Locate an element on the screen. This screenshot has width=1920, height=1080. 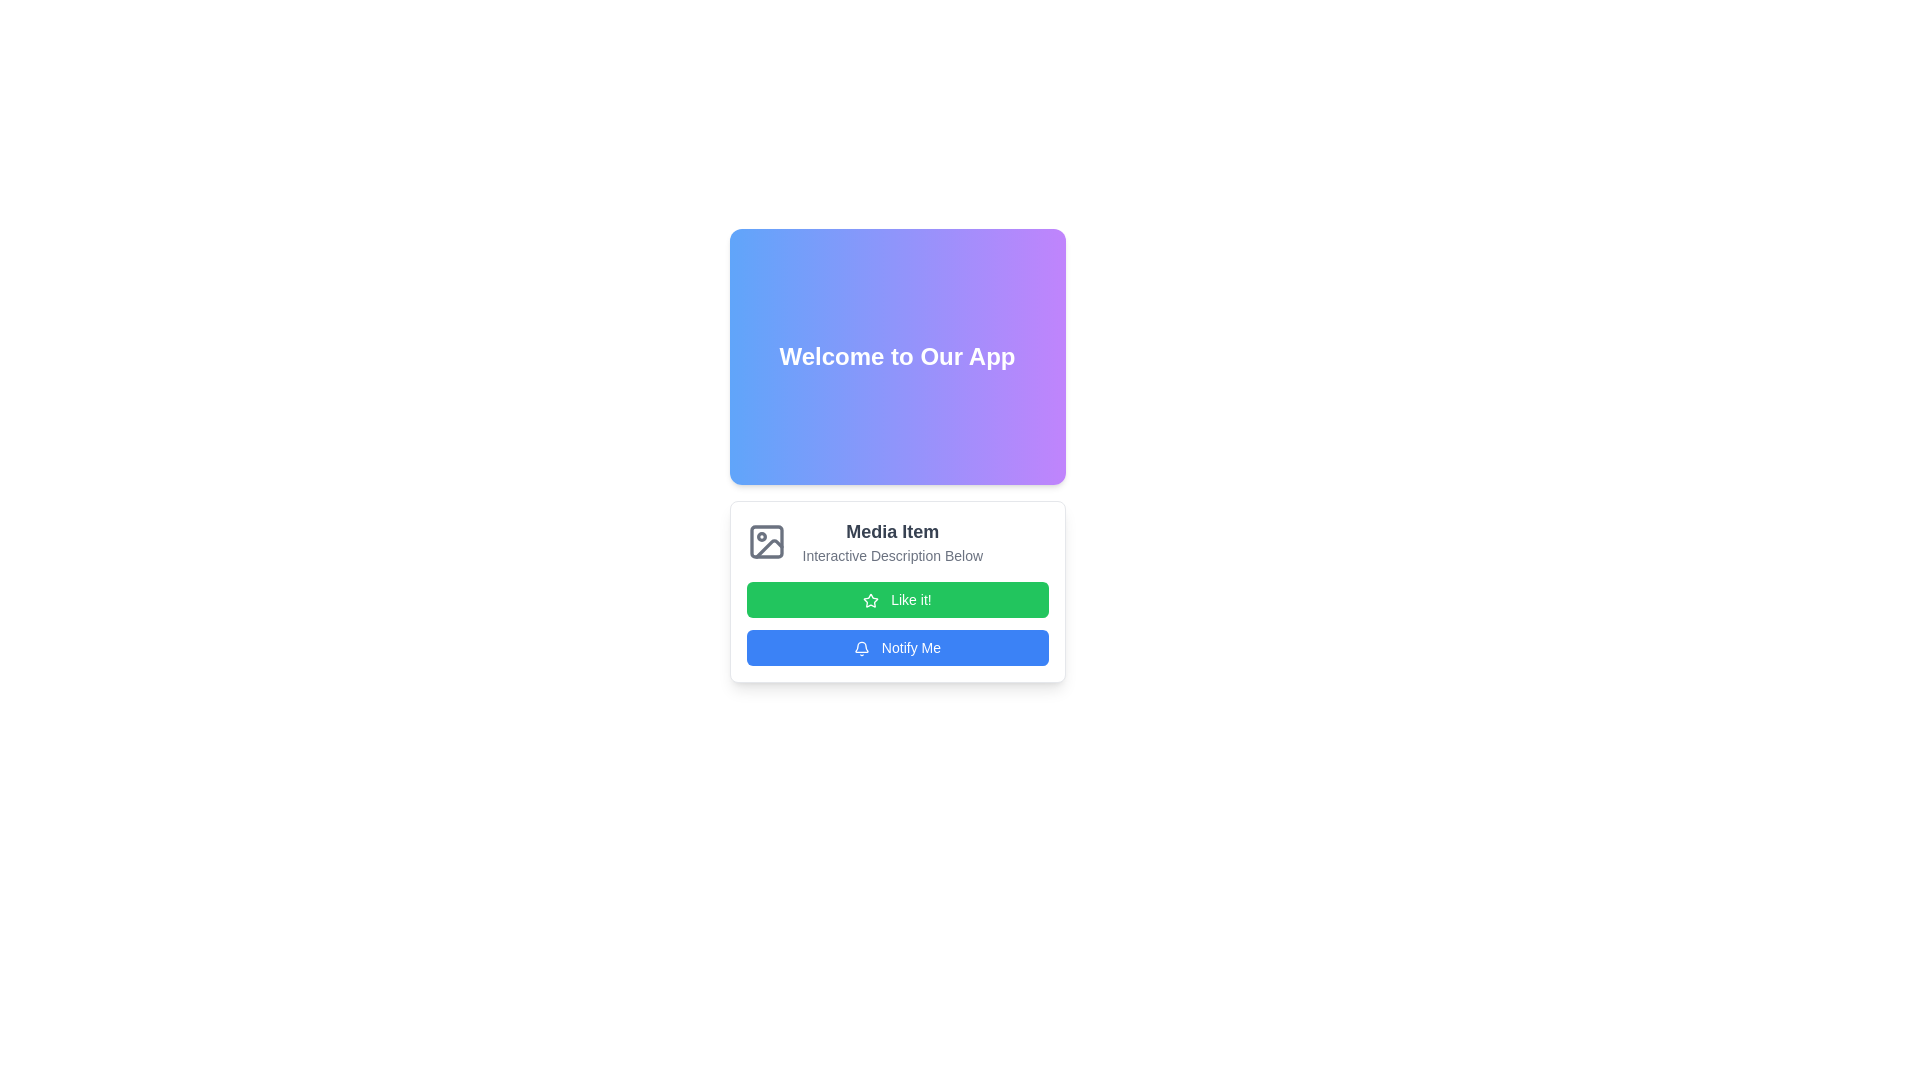
the Static Text element that provides descriptive information related to the 'Media Item', positioned below the 'Media Item' title and above the buttons 'Like it!' and 'Notify Me' is located at coordinates (891, 555).